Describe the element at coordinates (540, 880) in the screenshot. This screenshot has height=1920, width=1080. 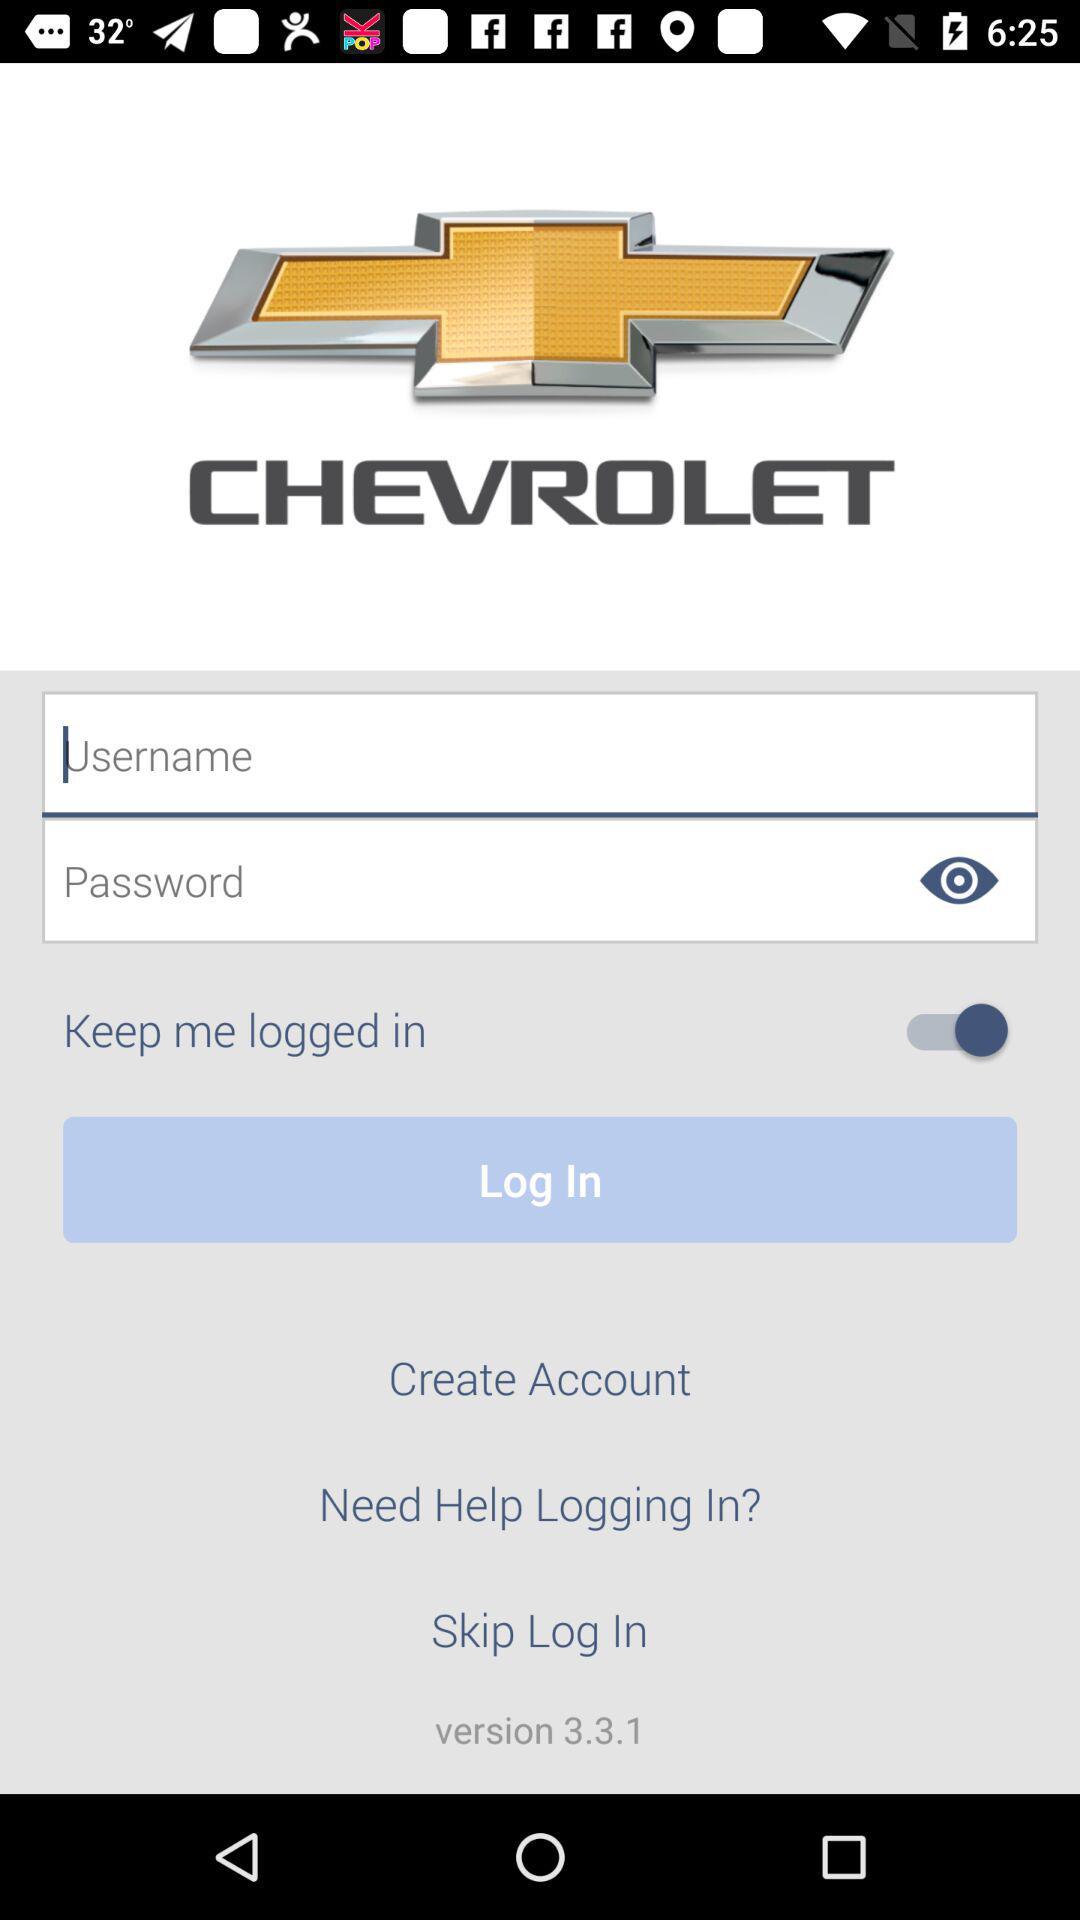
I see `item above the keep me logged item` at that location.